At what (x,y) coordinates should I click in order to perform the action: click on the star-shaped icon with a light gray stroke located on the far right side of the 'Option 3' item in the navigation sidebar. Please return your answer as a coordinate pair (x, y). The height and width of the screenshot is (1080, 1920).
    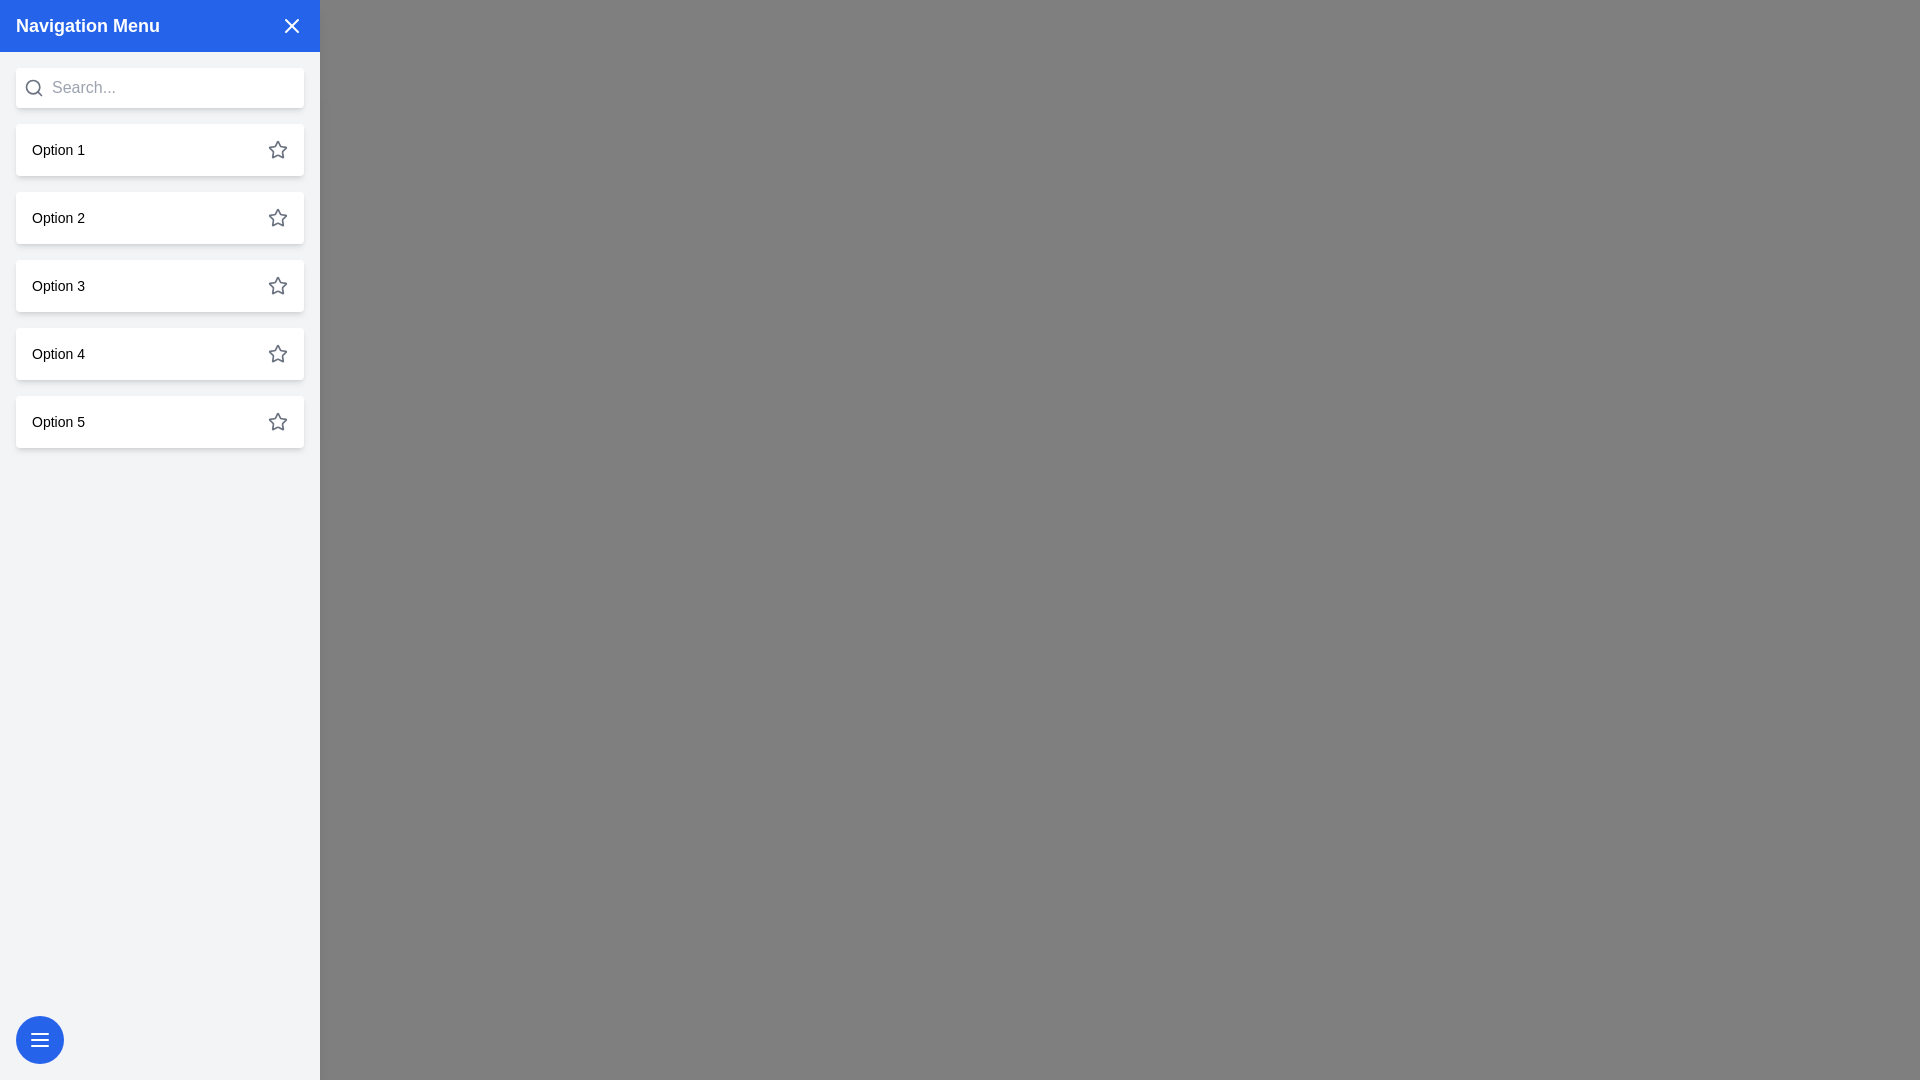
    Looking at the image, I should click on (277, 285).